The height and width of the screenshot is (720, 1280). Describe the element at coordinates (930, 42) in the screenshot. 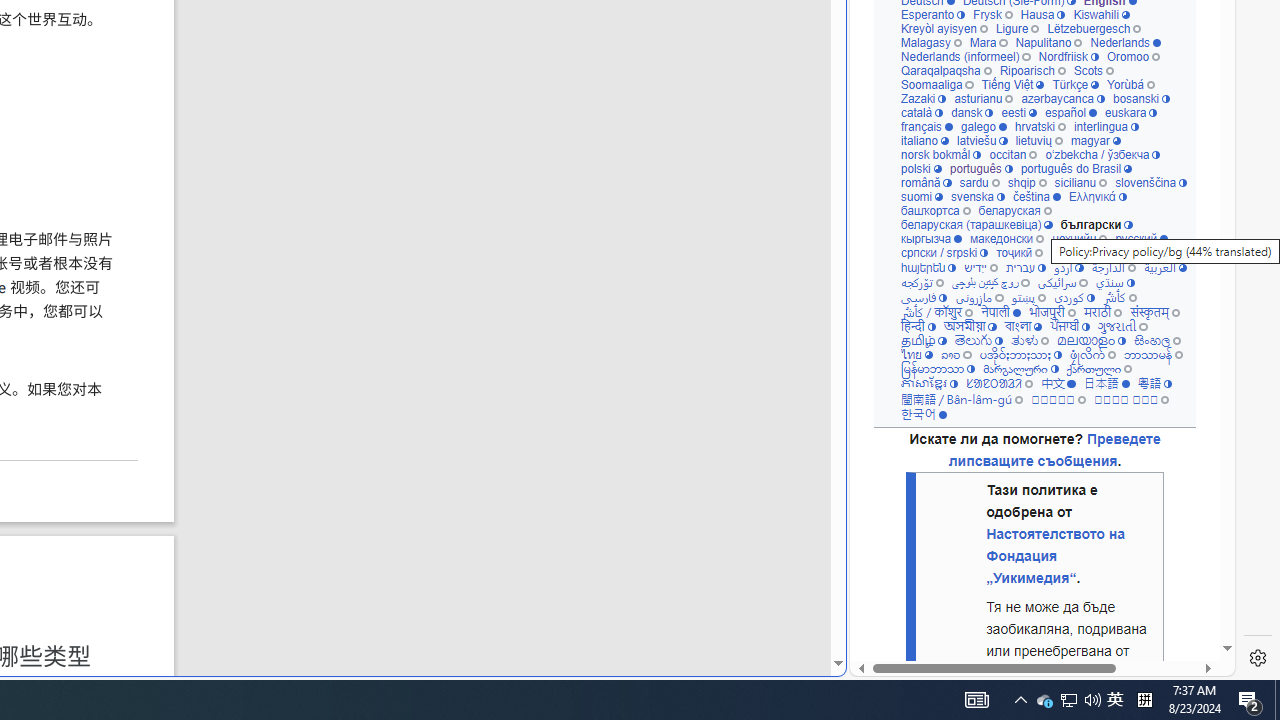

I see `'Malagasy'` at that location.